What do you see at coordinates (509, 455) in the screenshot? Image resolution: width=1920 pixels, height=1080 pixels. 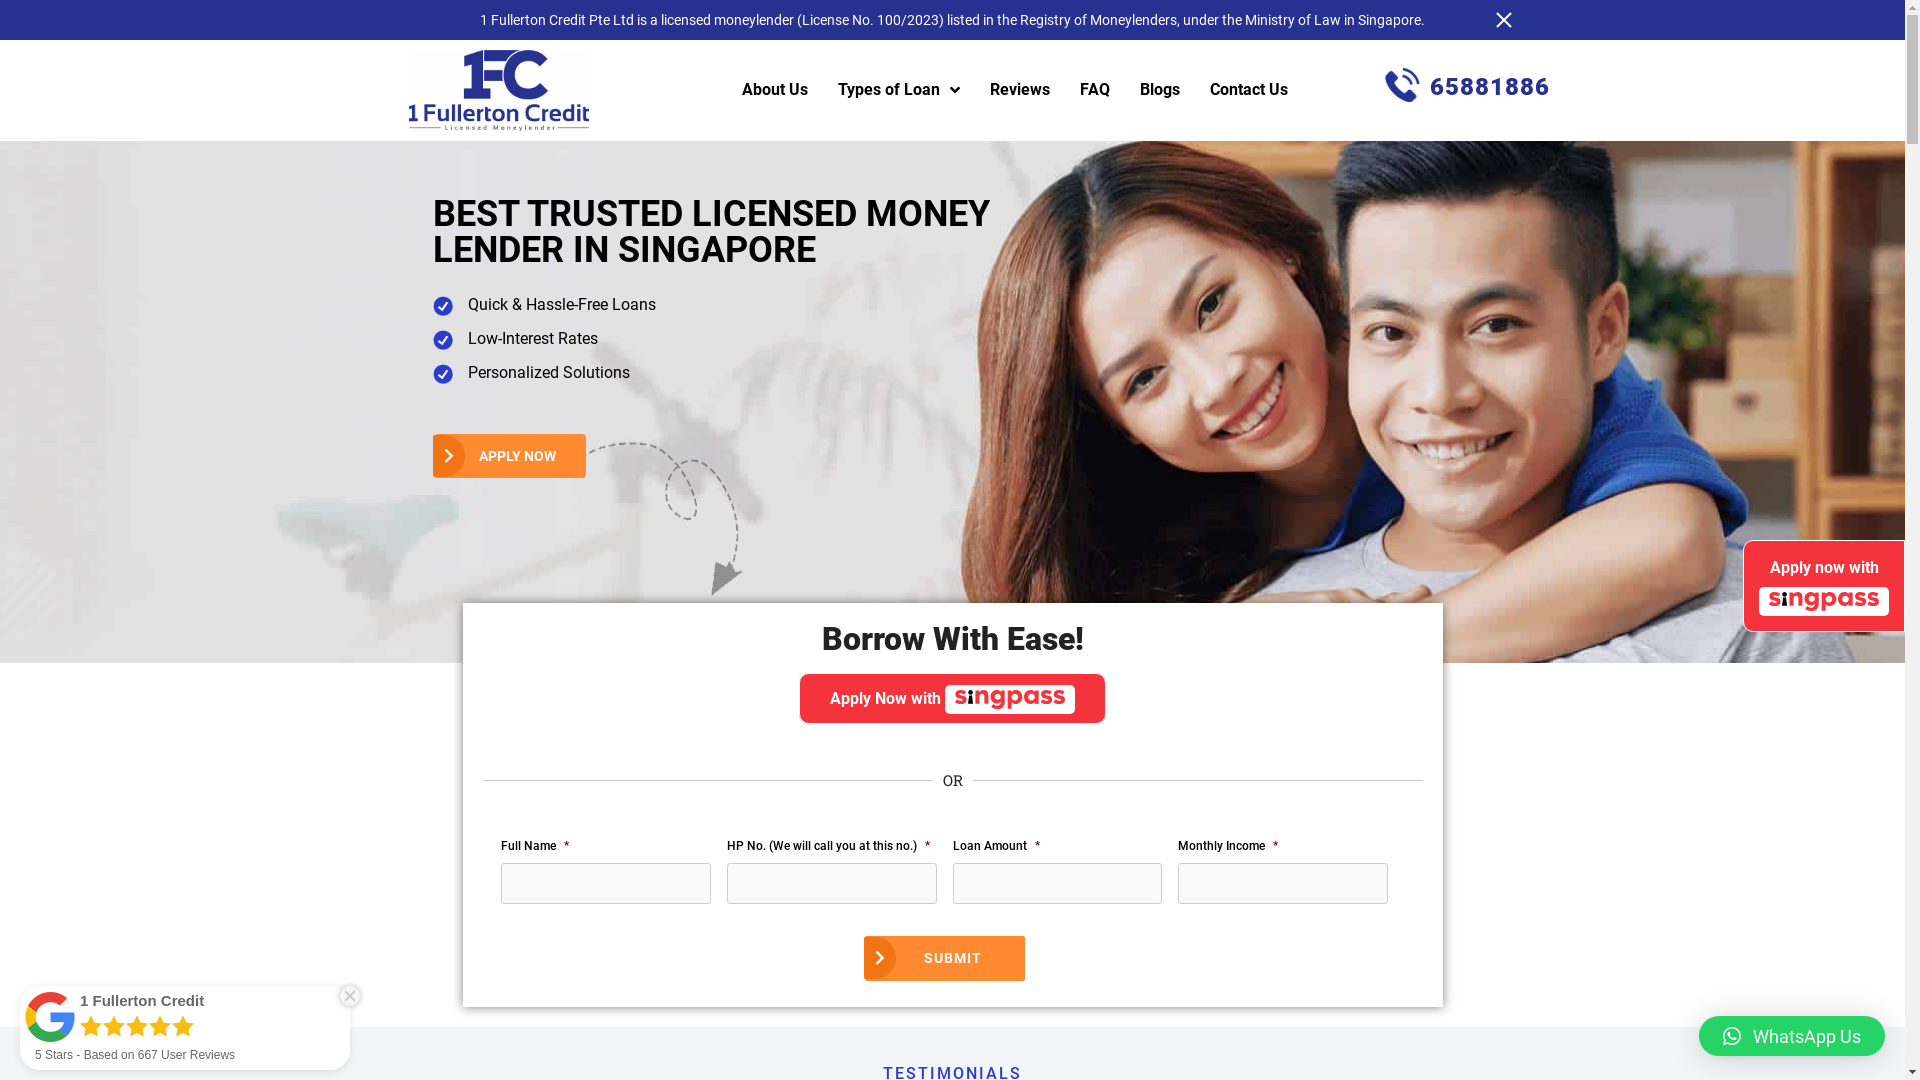 I see `'APPLY NOW'` at bounding box center [509, 455].